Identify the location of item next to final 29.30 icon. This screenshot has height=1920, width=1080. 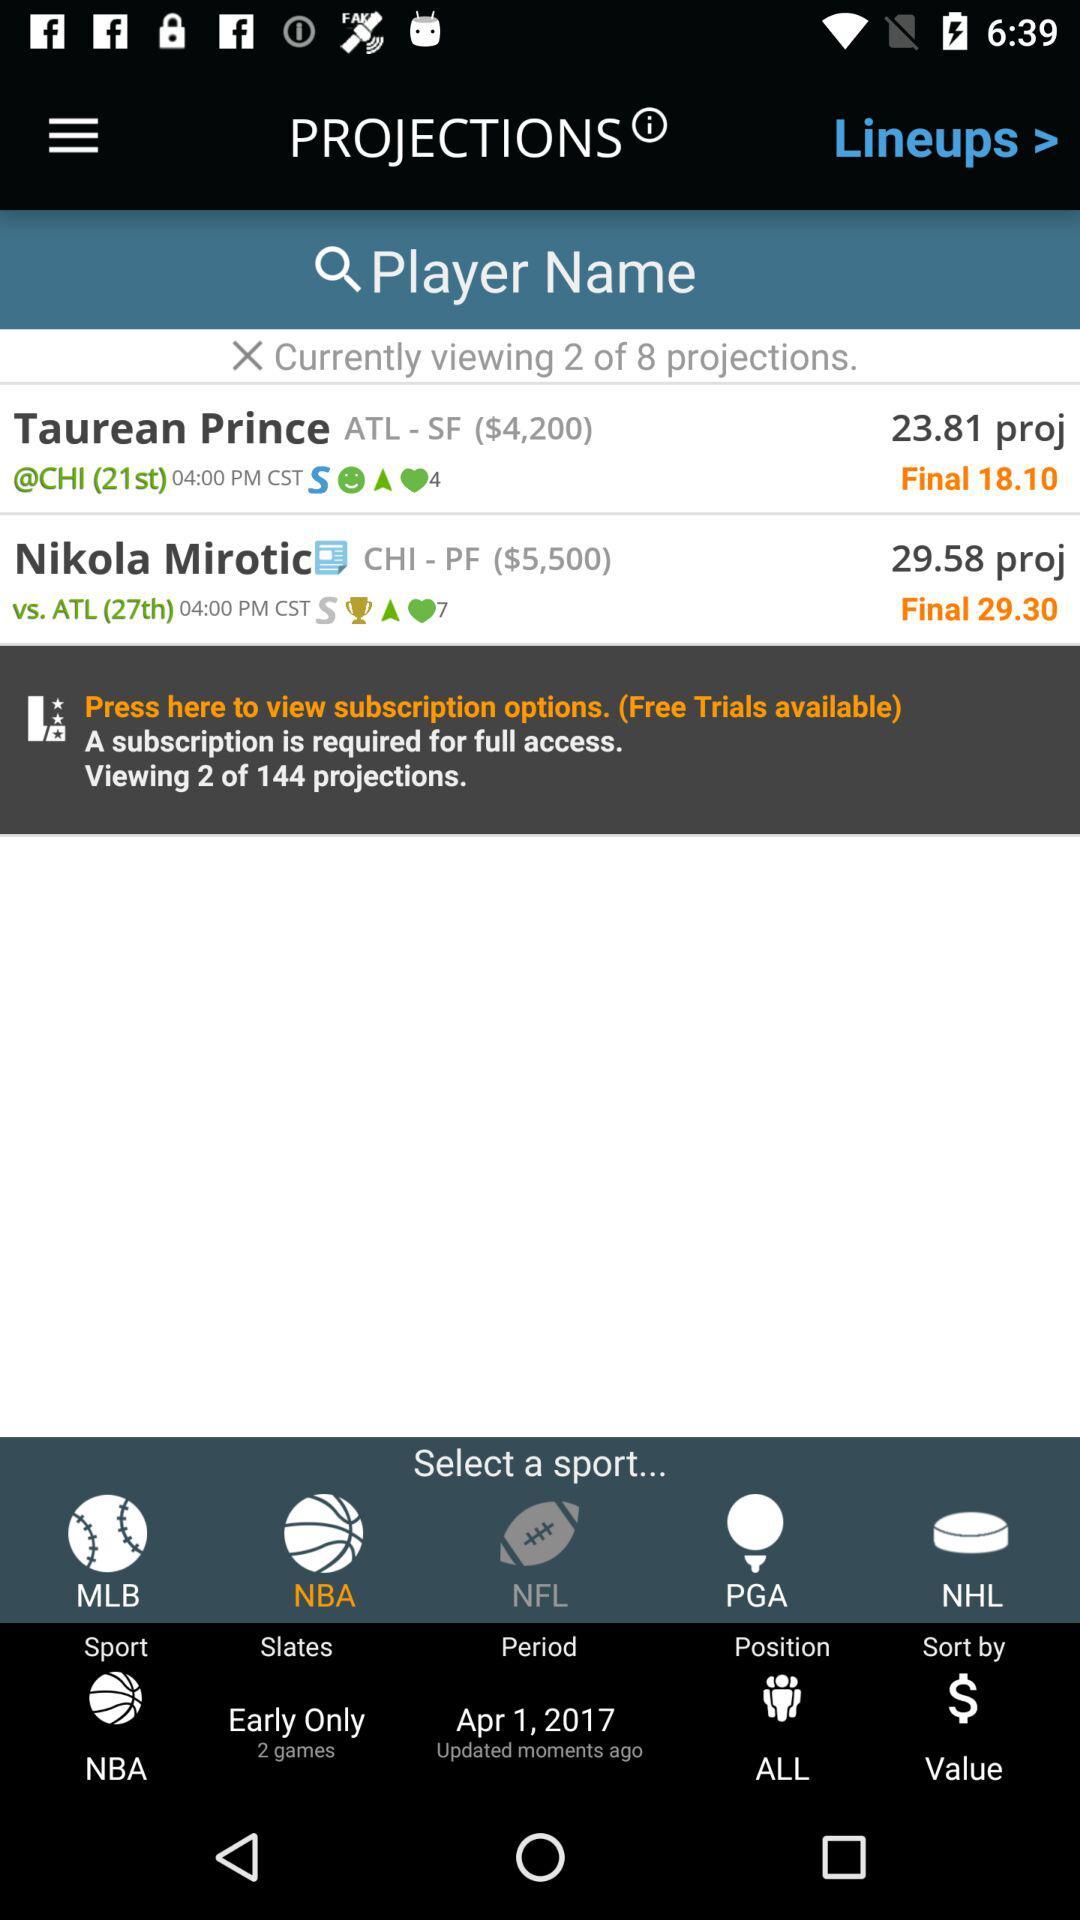
(419, 609).